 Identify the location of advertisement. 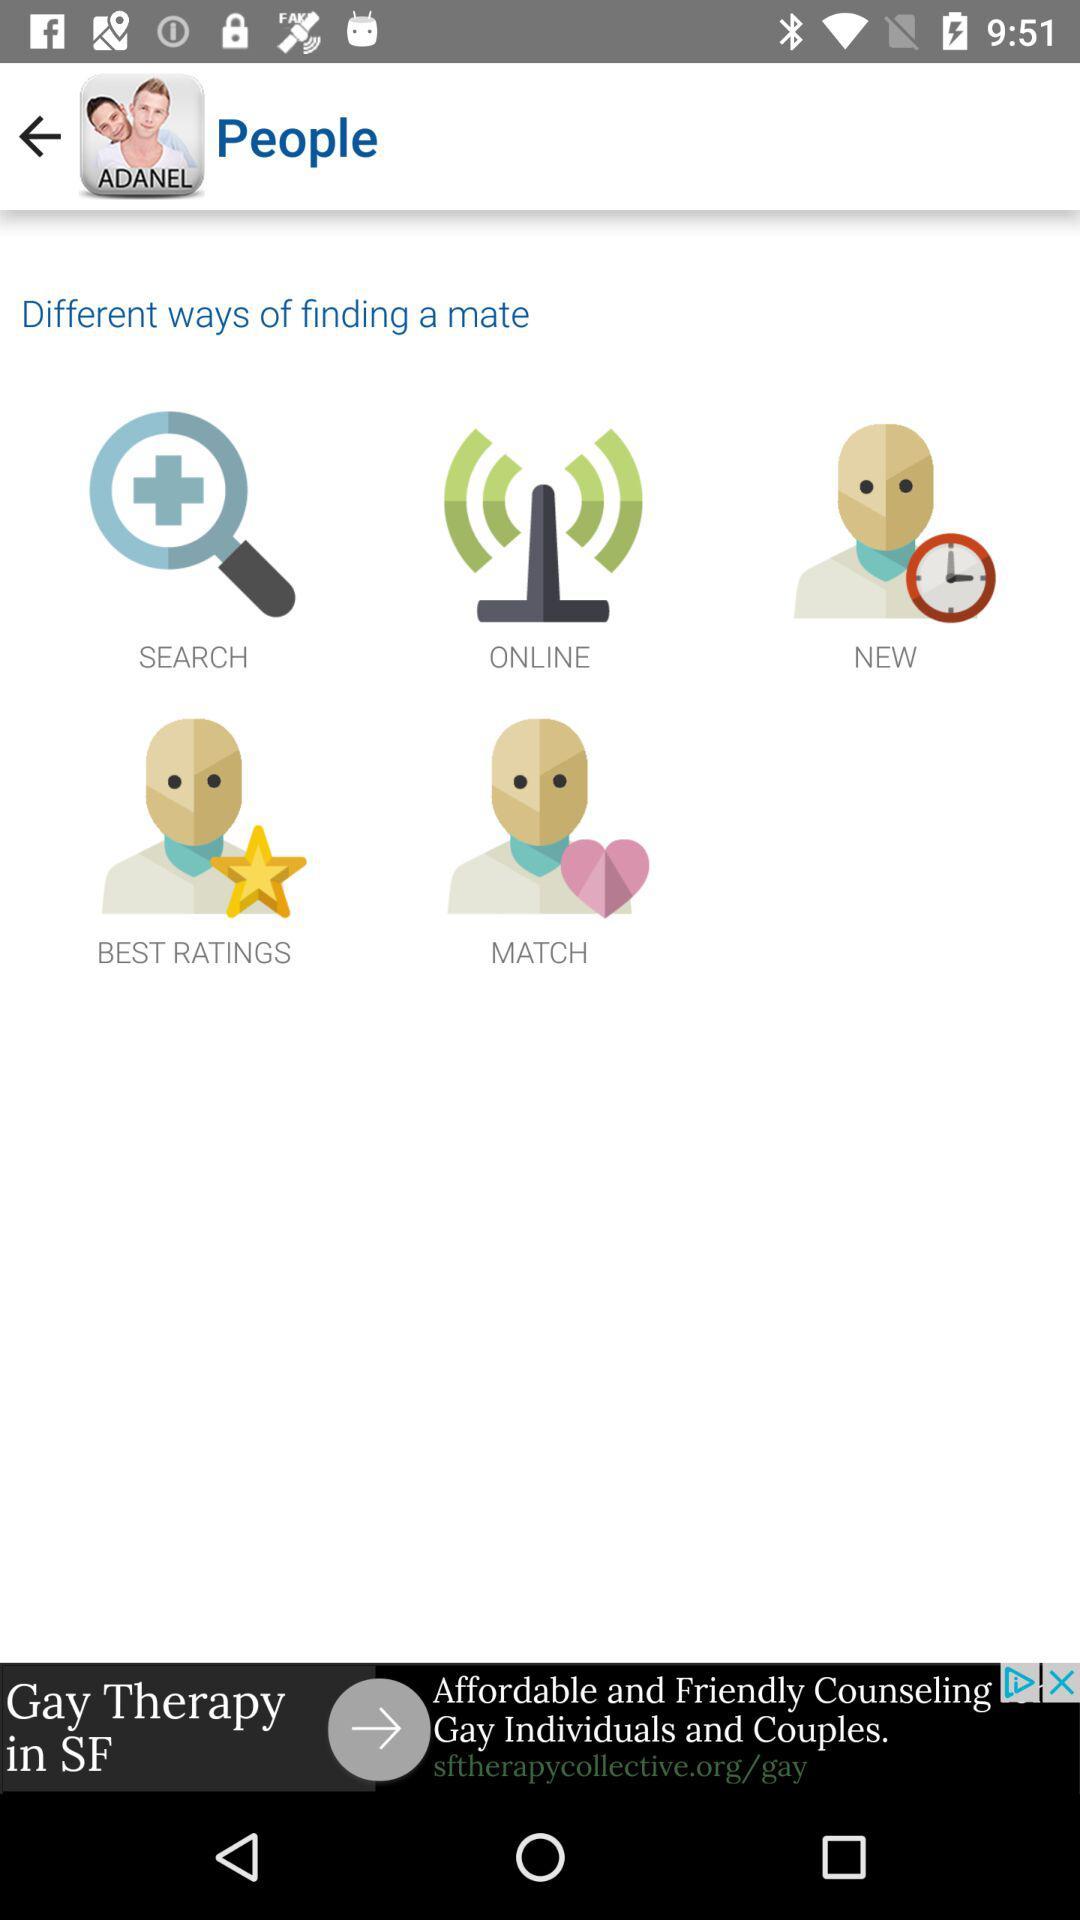
(540, 1727).